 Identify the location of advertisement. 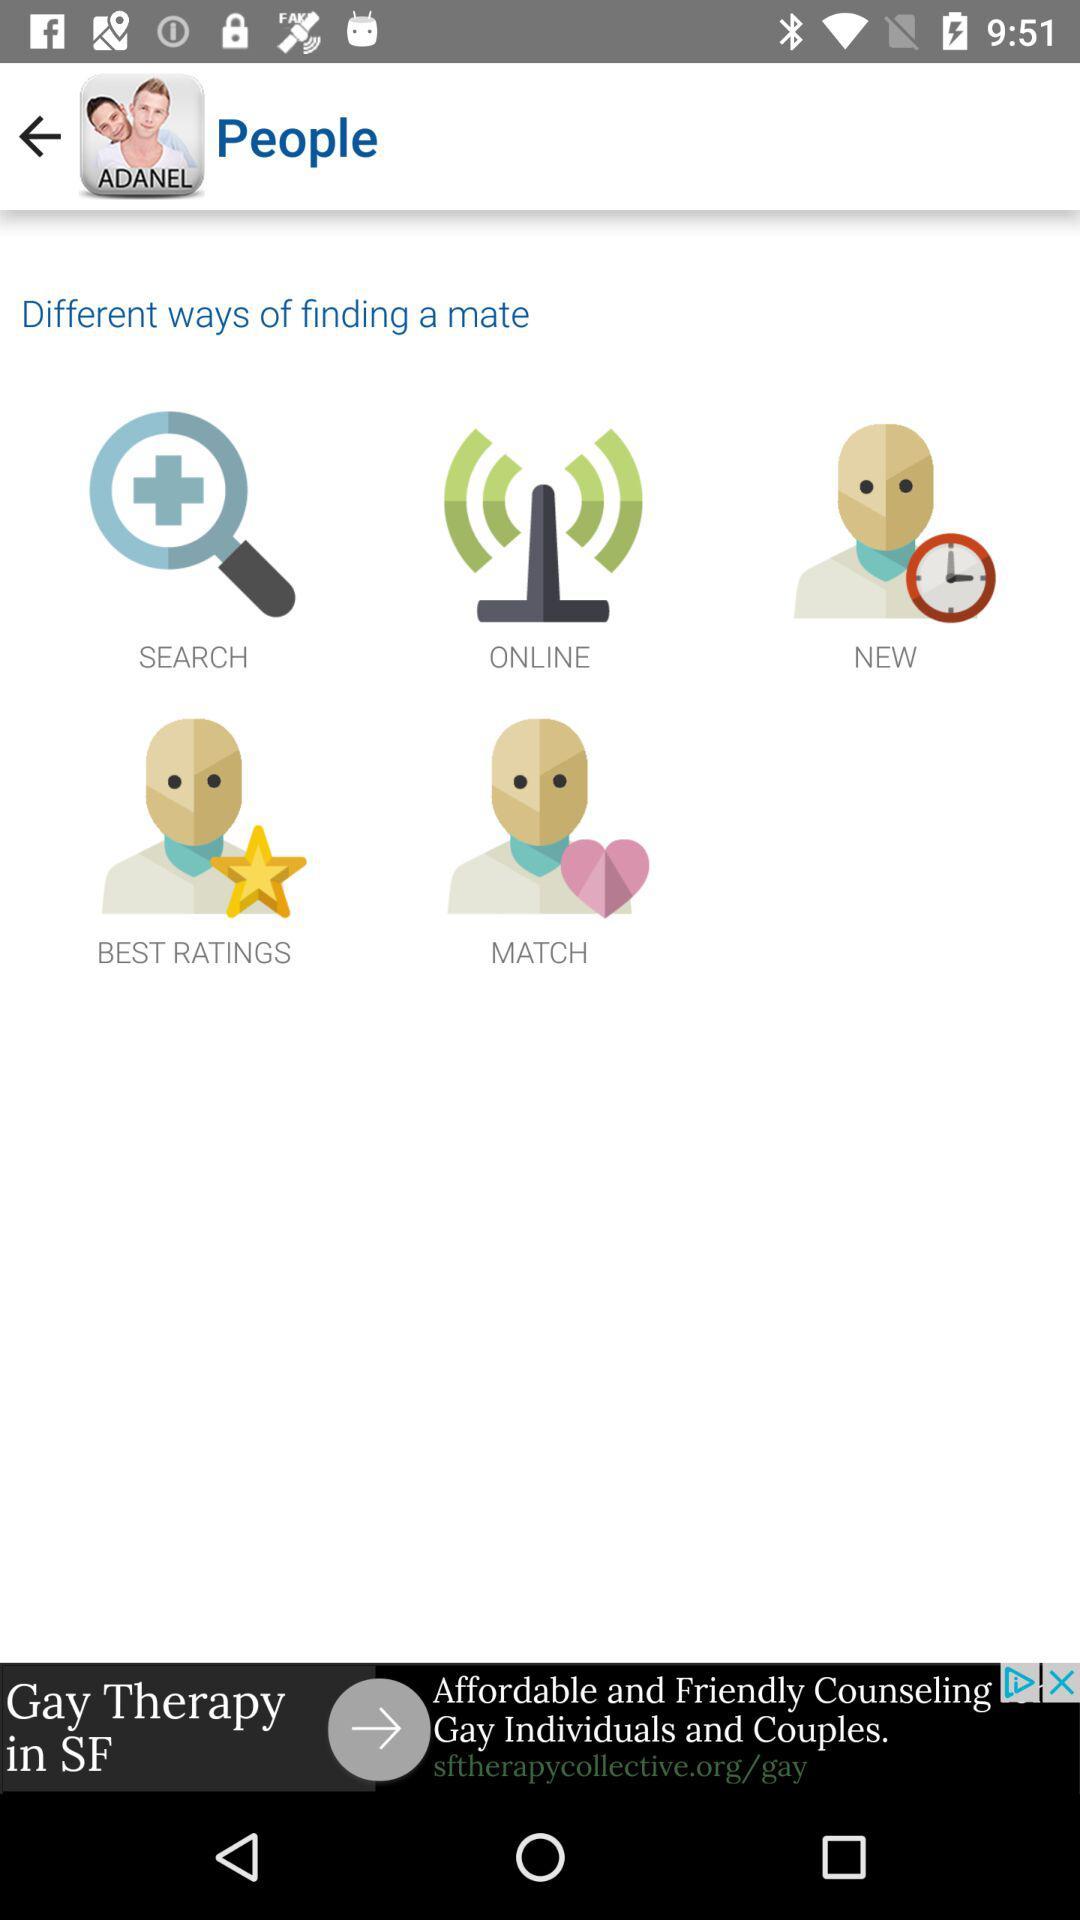
(540, 1727).